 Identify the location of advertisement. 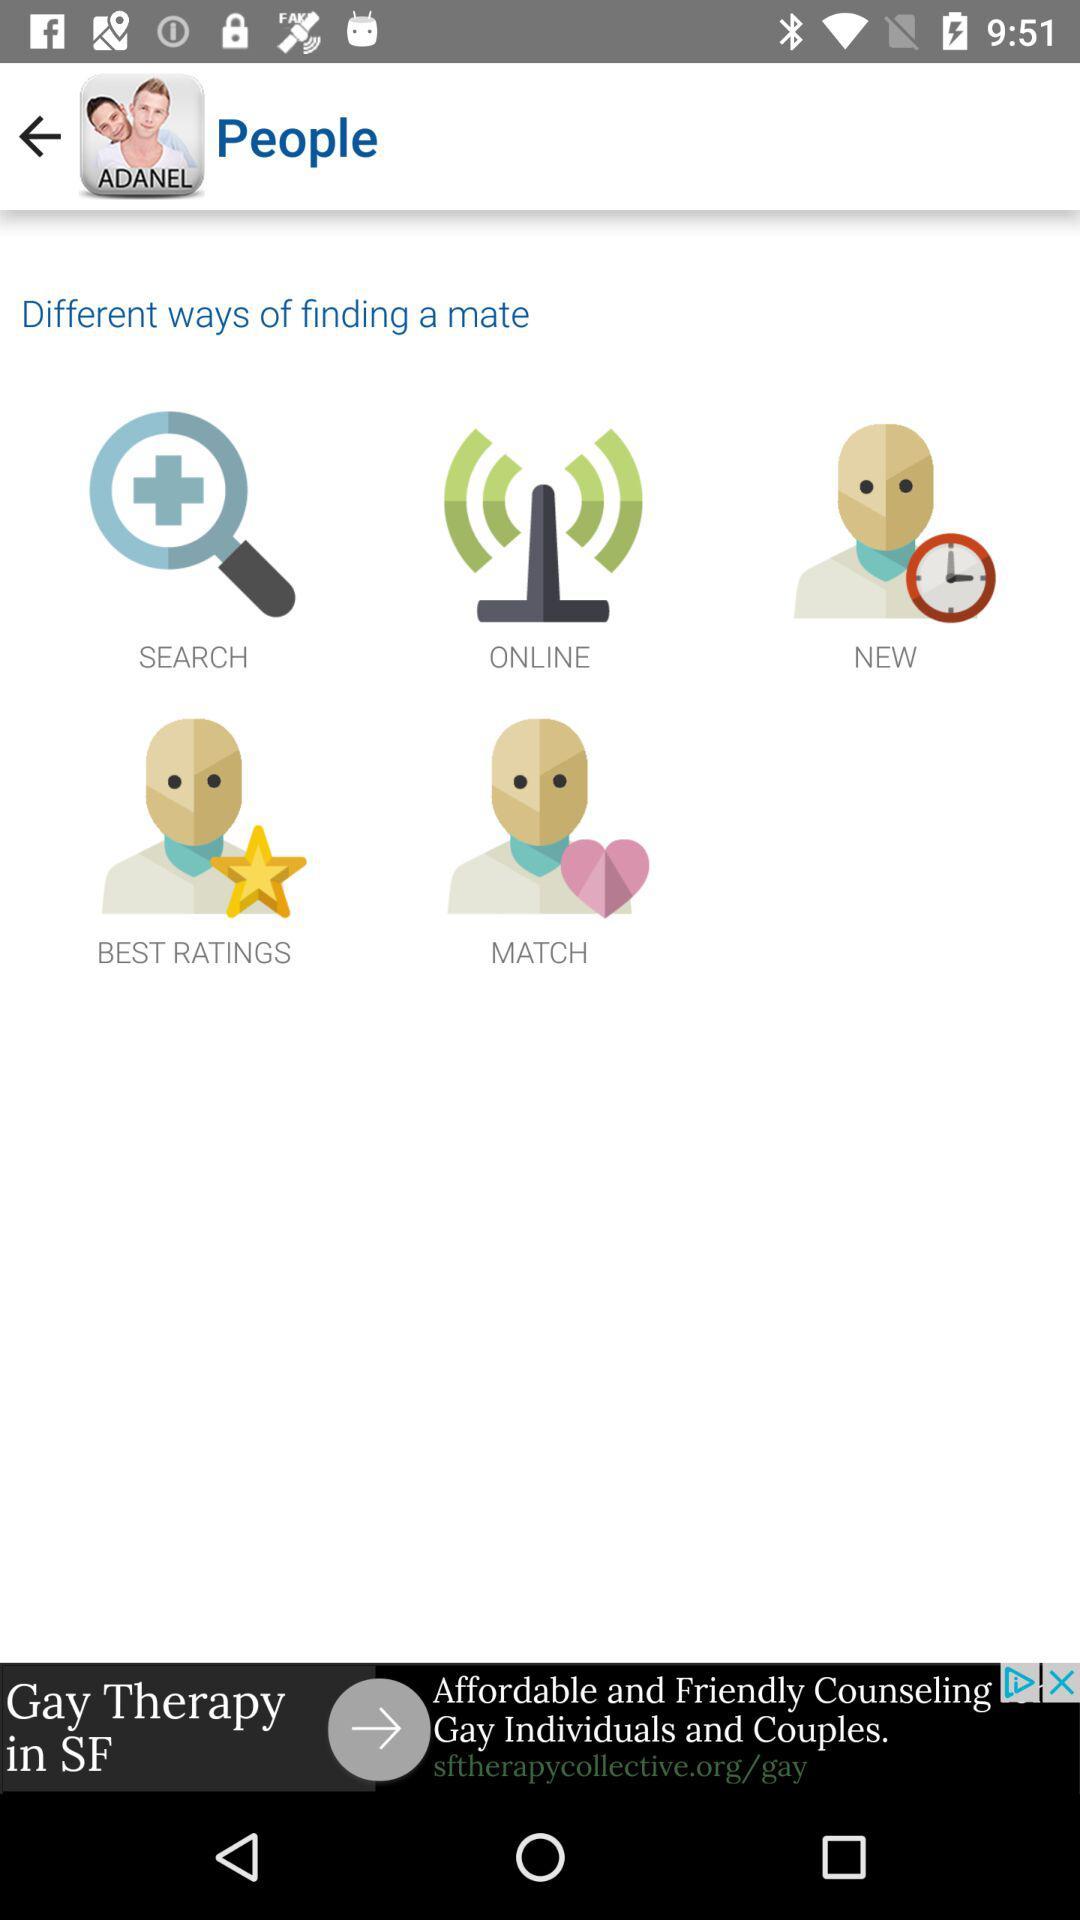
(540, 1727).